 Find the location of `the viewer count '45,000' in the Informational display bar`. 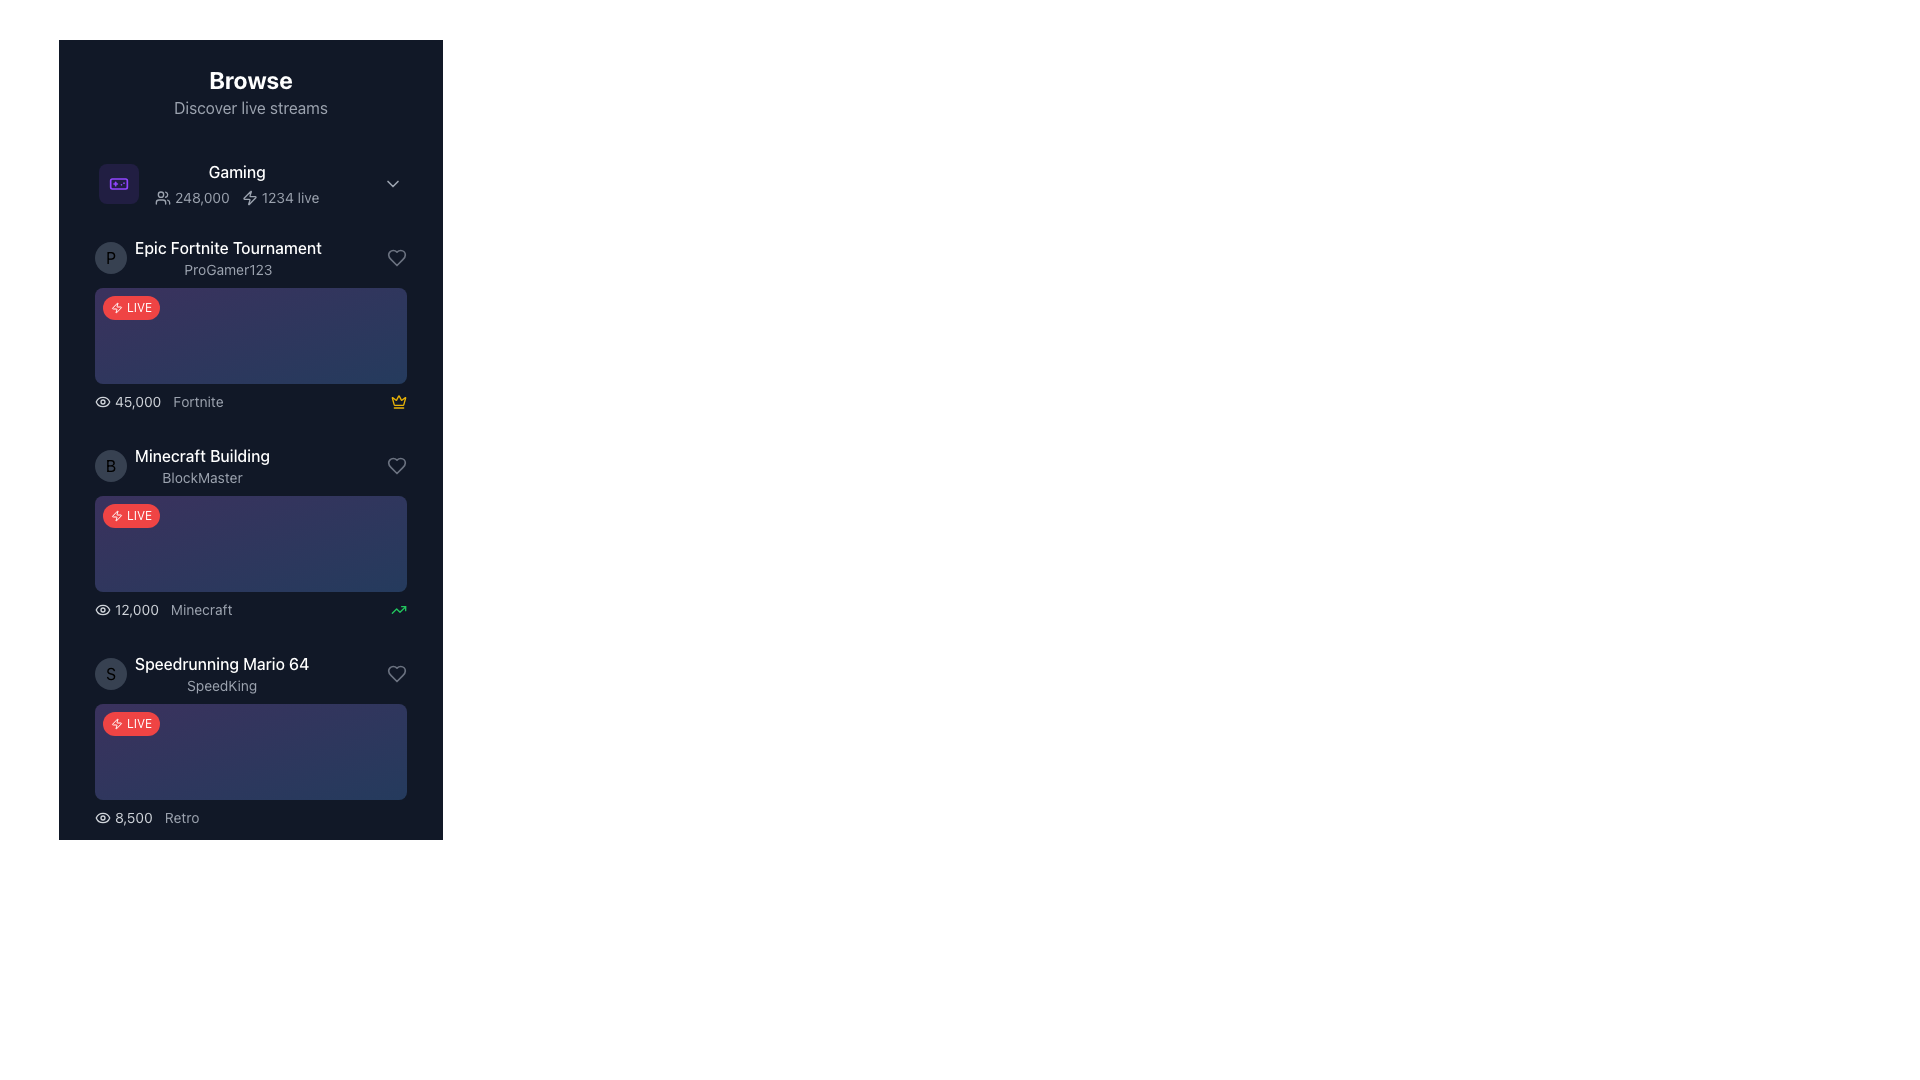

the viewer count '45,000' in the Informational display bar is located at coordinates (249, 401).